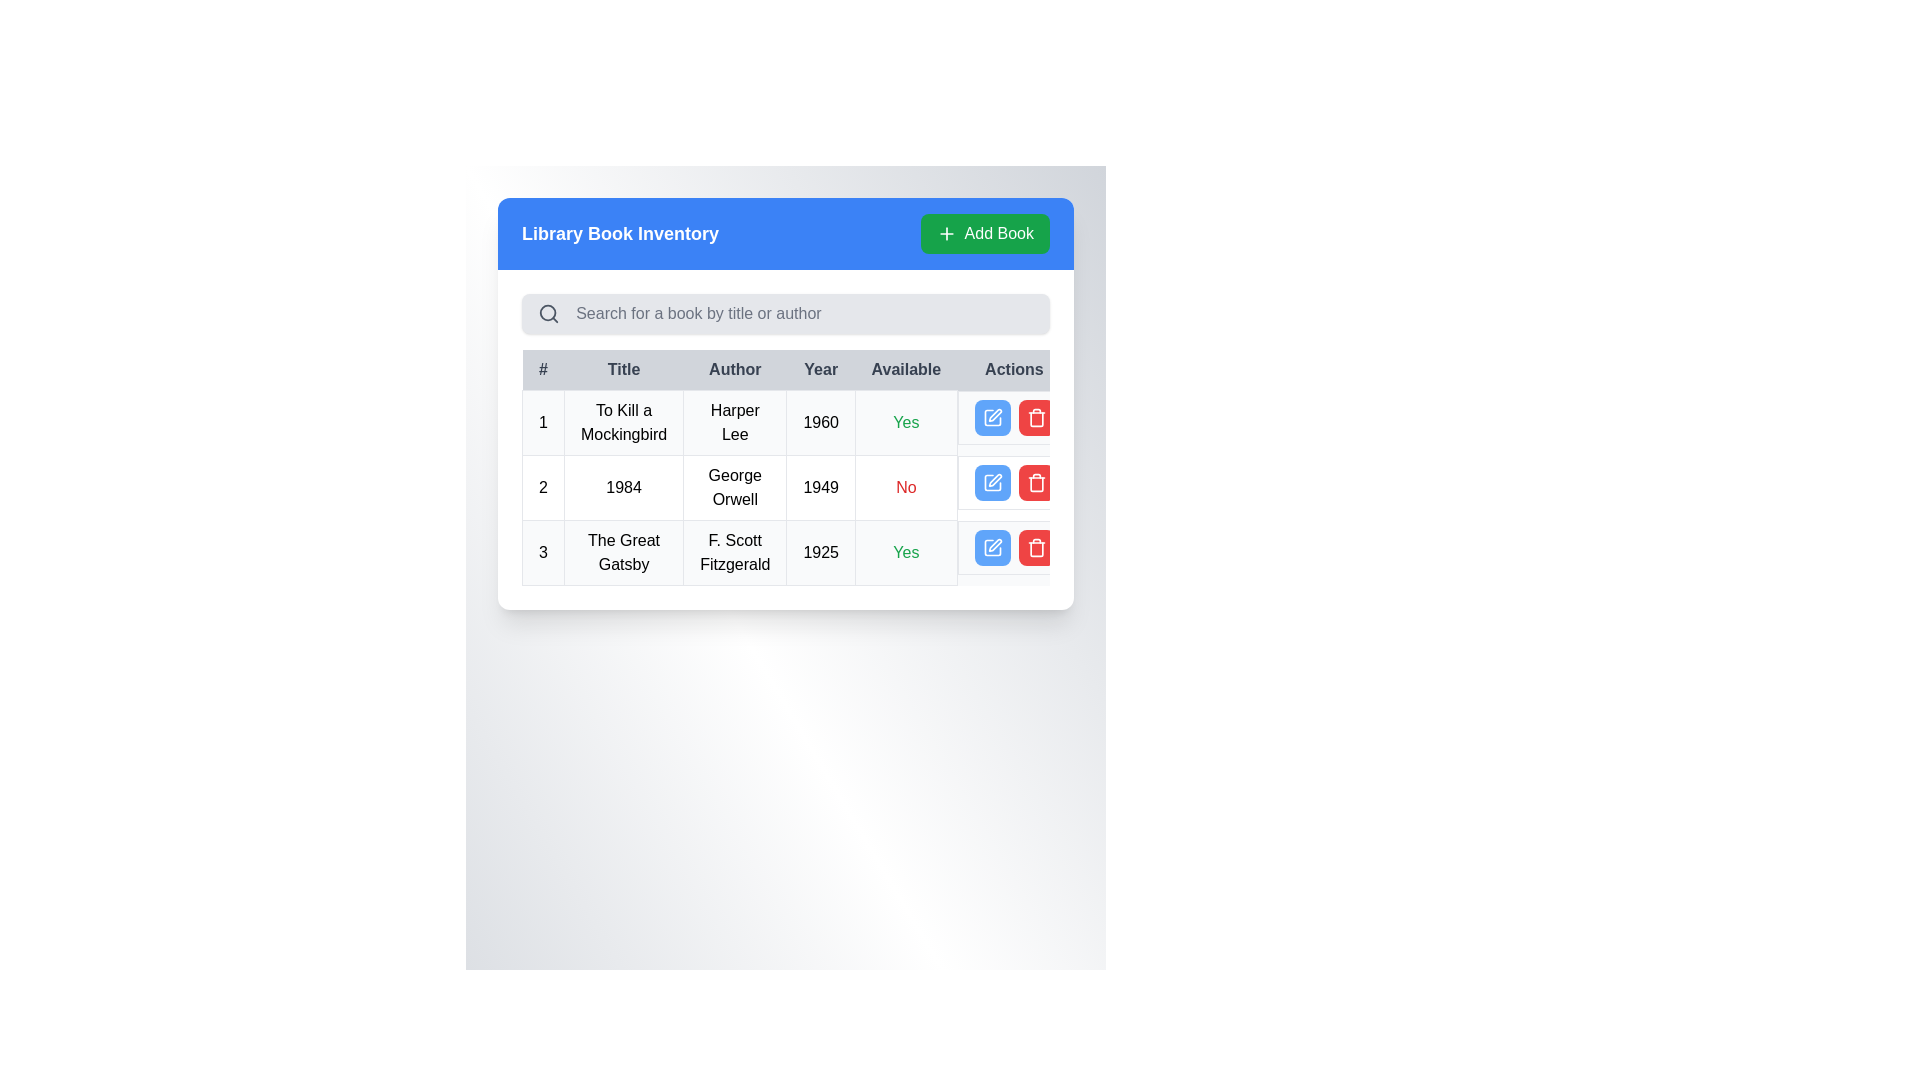 The image size is (1920, 1080). I want to click on the SVG icon resembling a pen within the button located in the 'Actions' column of the third row, aligned with 'The Great Gatsby', to initiate editing, so click(992, 547).